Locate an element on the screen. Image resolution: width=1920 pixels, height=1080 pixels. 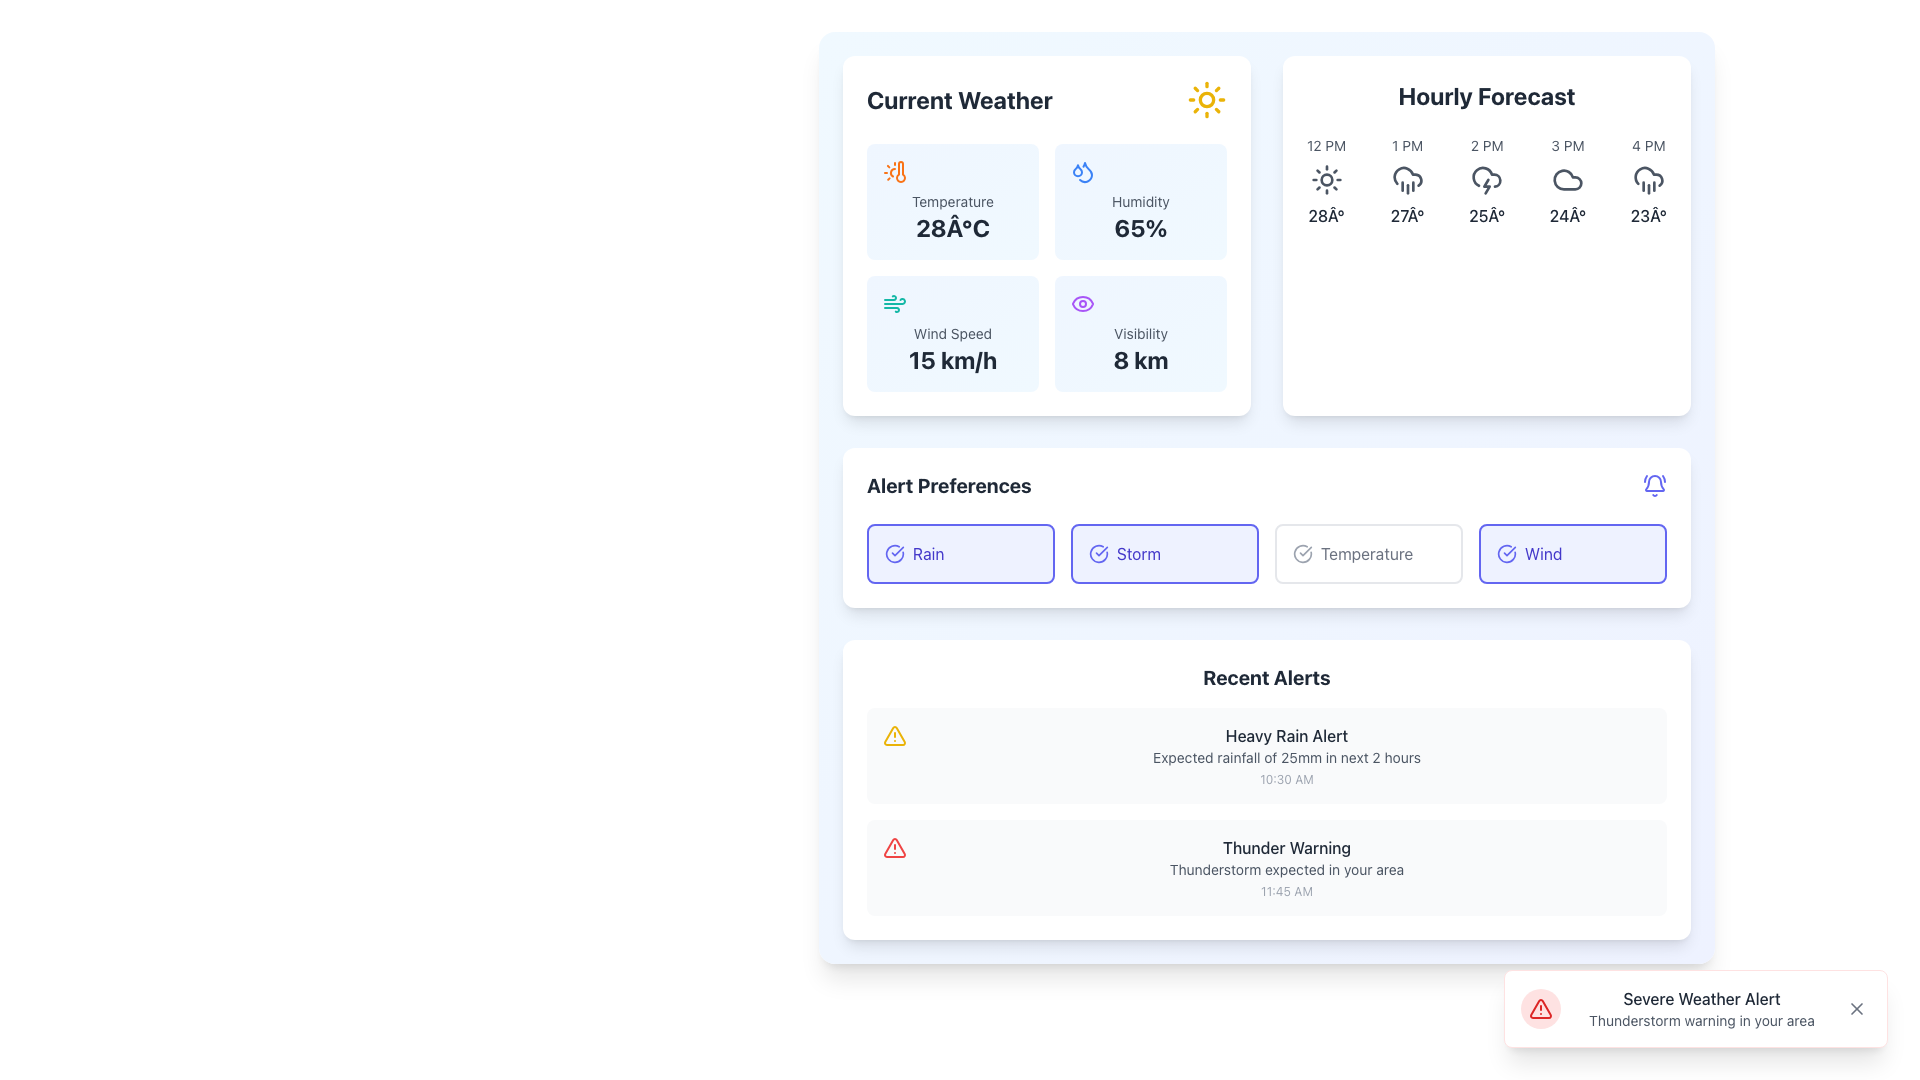
the static text display that shows the temperature value for 12 PM in the hourly forecast section is located at coordinates (1326, 216).